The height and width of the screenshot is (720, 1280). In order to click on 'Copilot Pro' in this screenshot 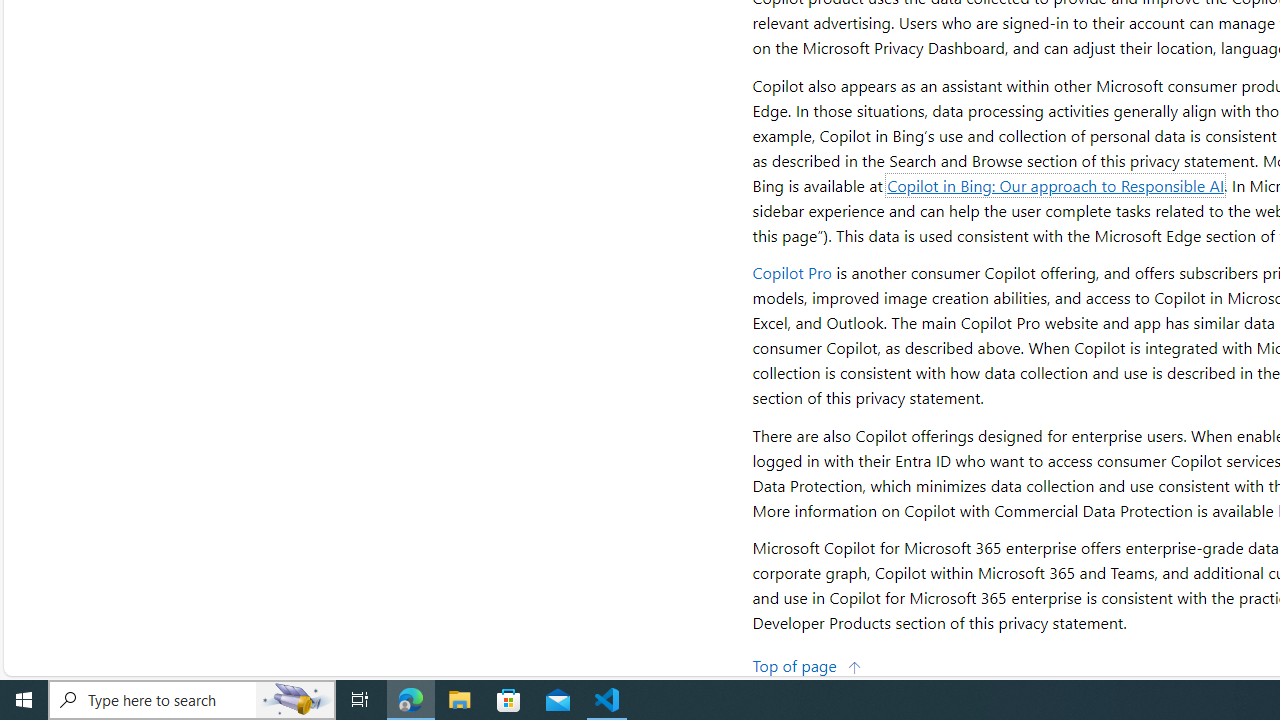, I will do `click(791, 272)`.